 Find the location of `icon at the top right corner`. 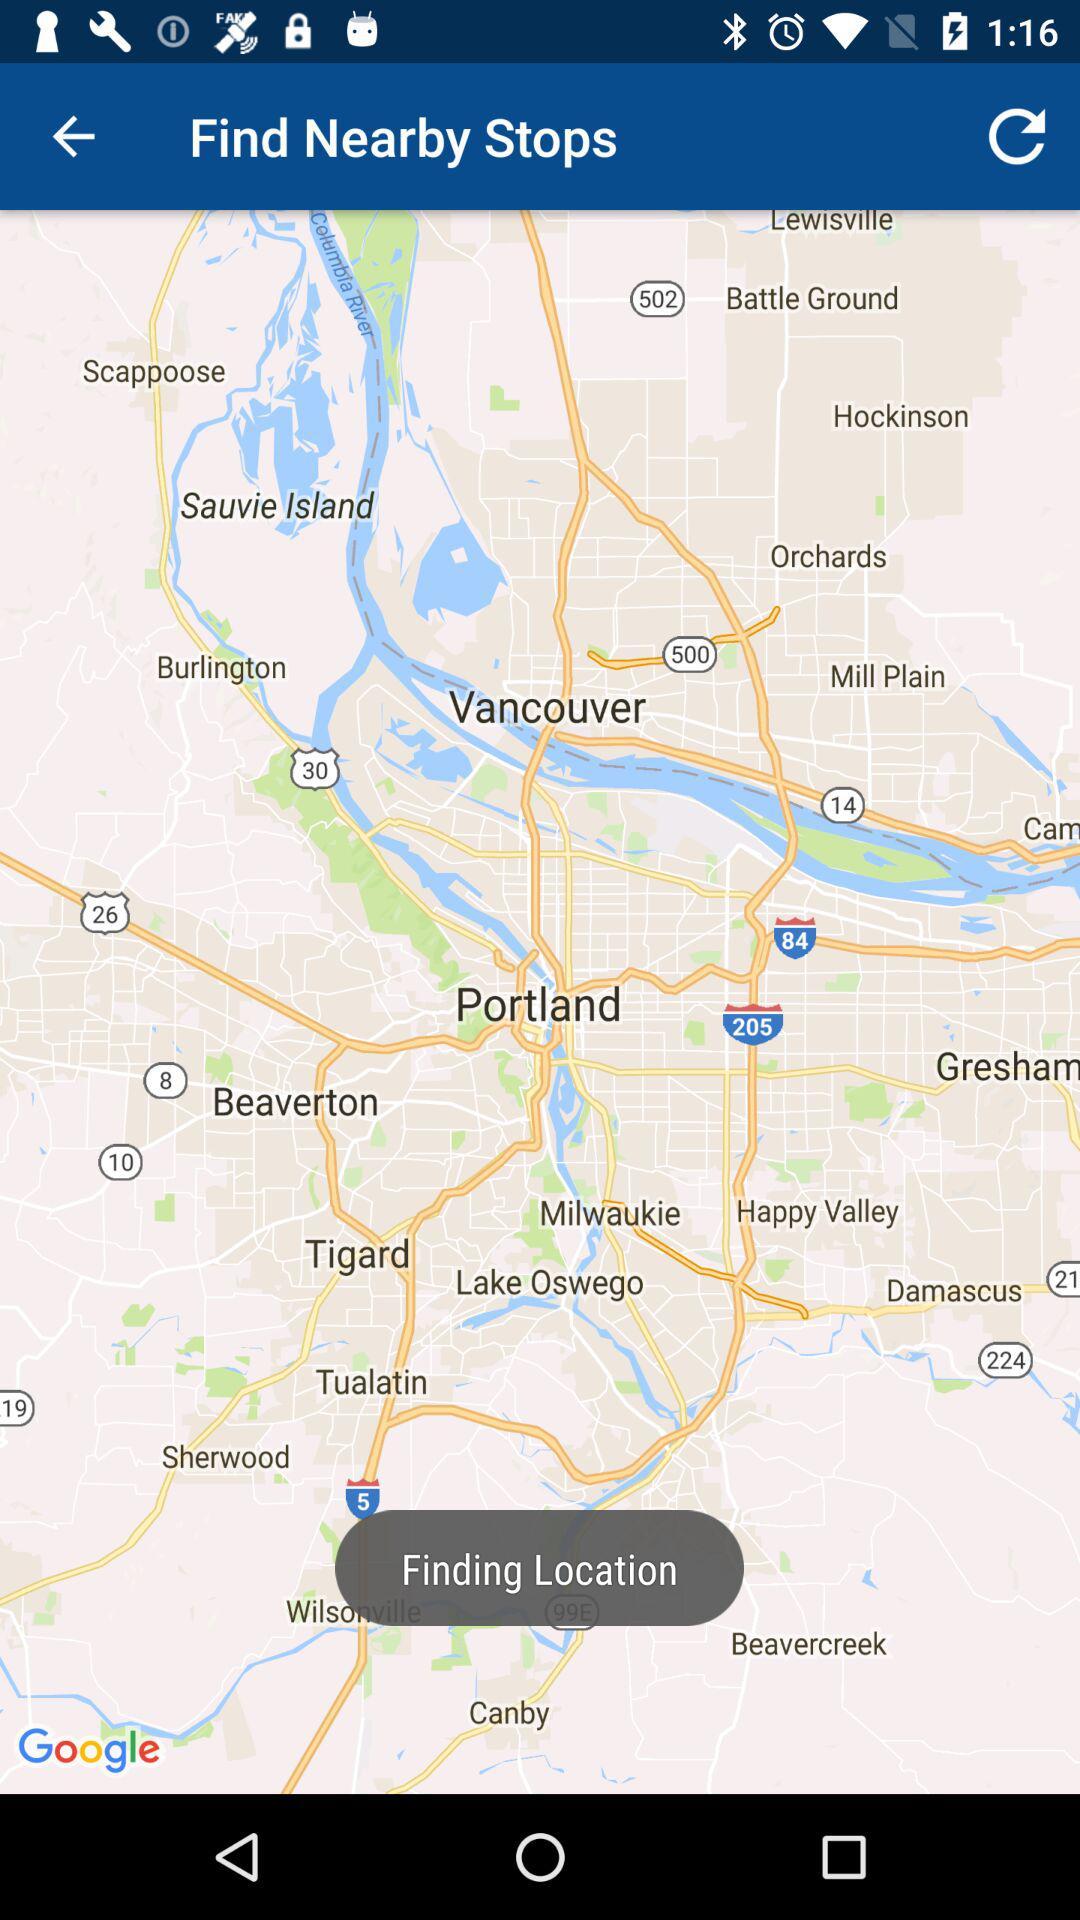

icon at the top right corner is located at coordinates (1017, 135).